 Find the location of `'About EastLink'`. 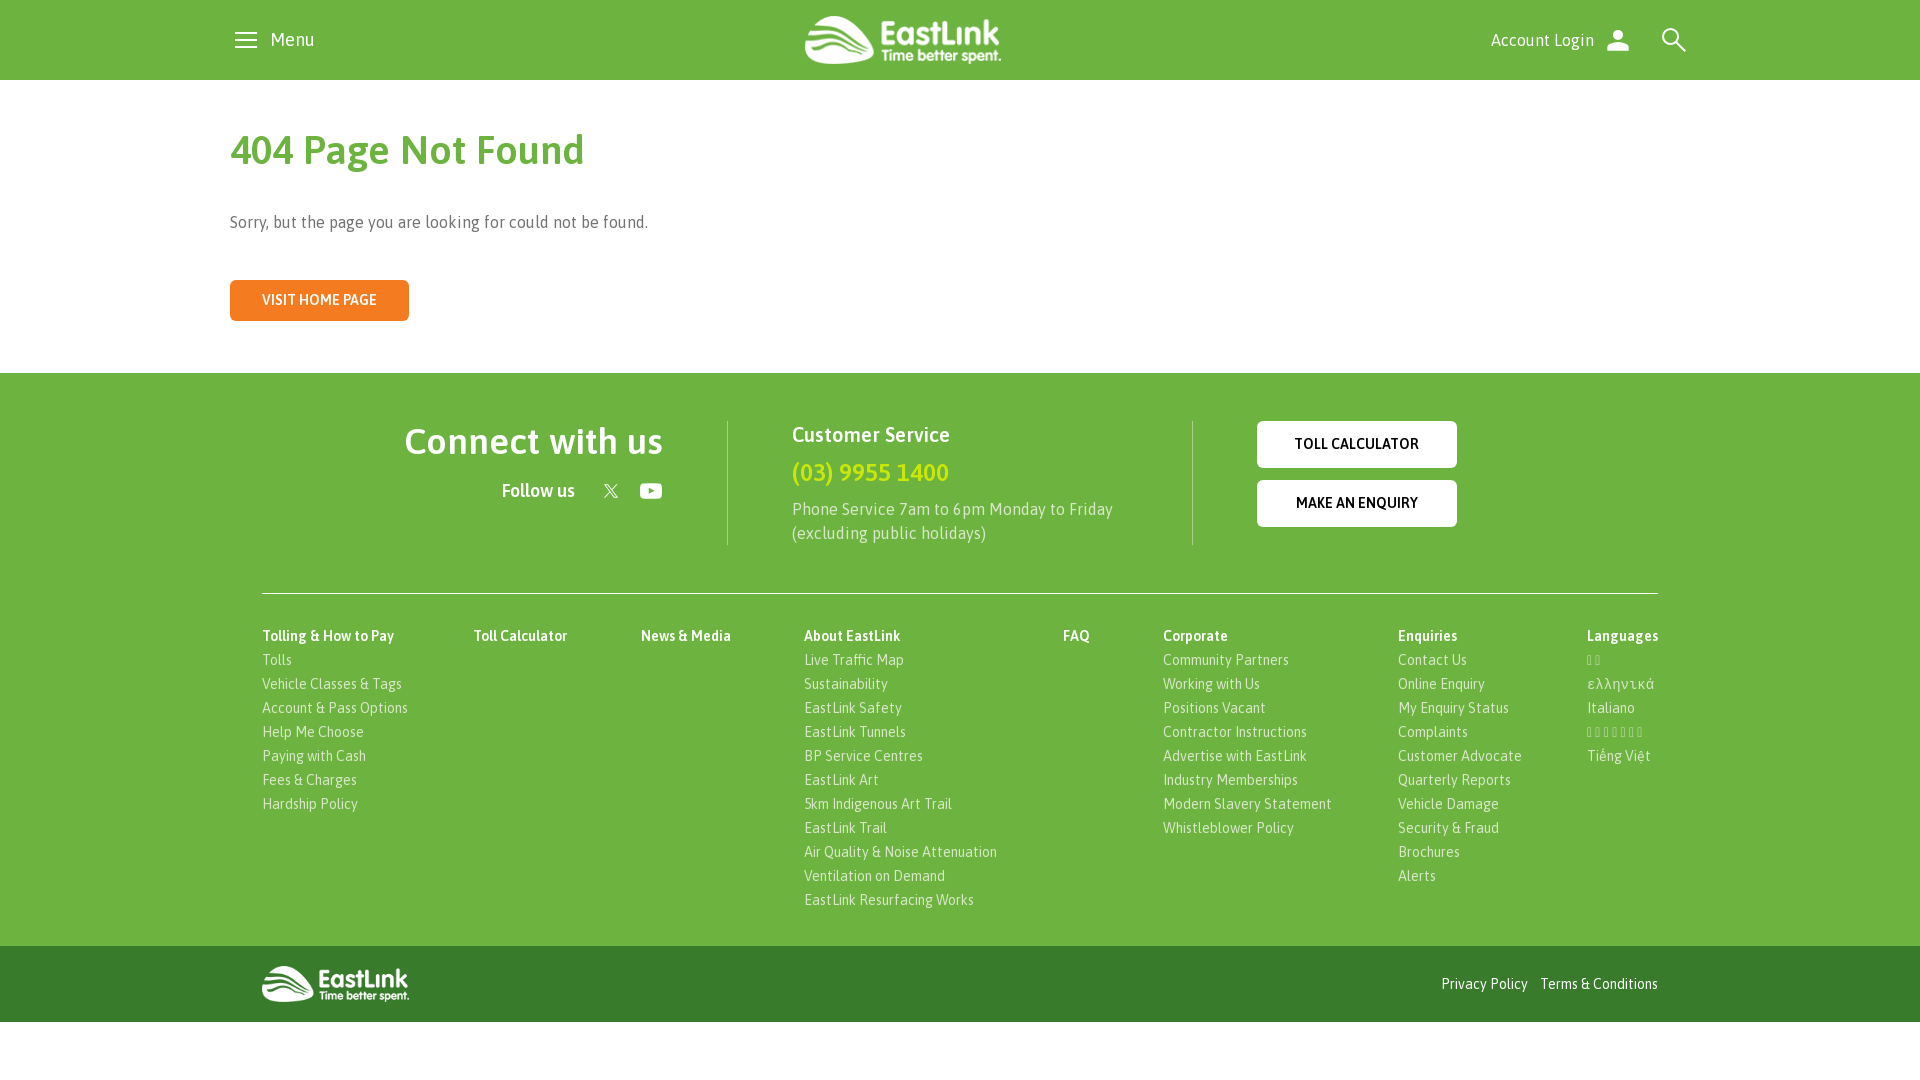

'About EastLink' is located at coordinates (864, 636).